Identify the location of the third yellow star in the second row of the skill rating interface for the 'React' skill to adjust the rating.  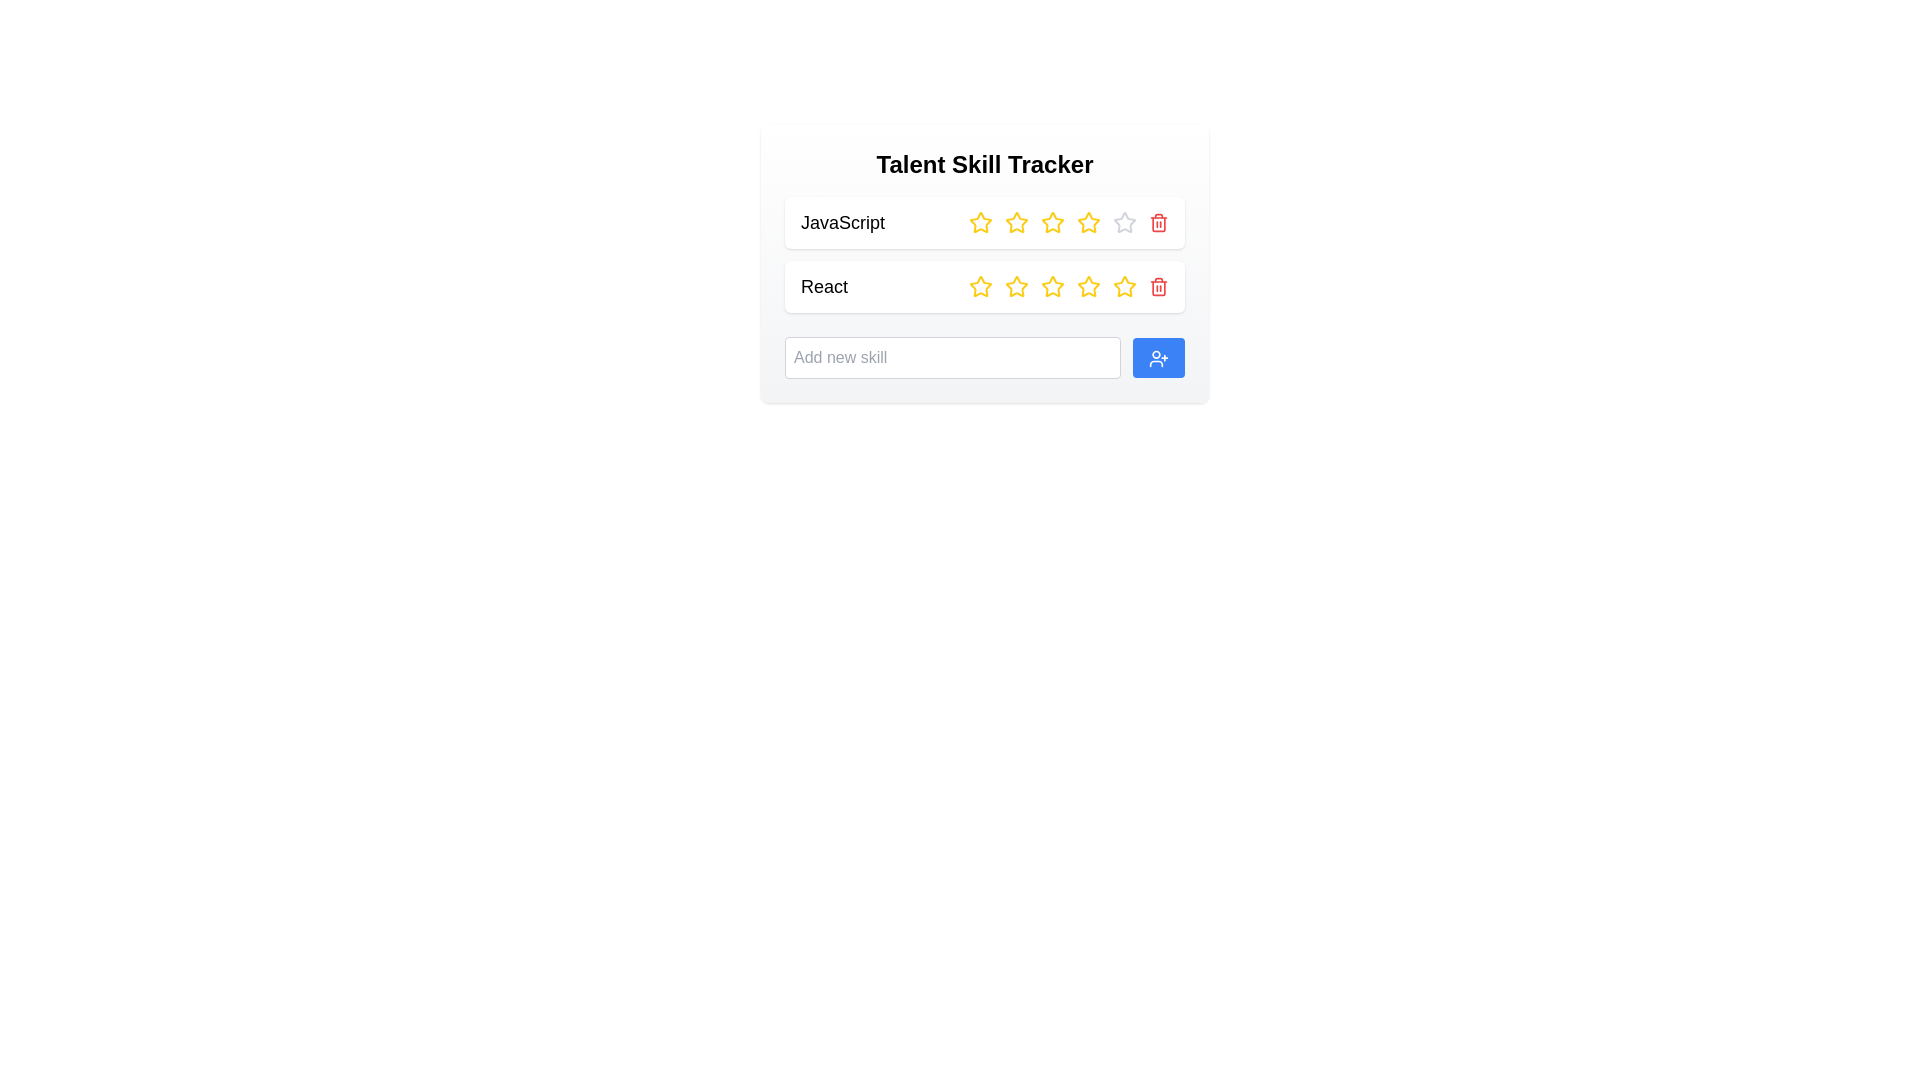
(1050, 285).